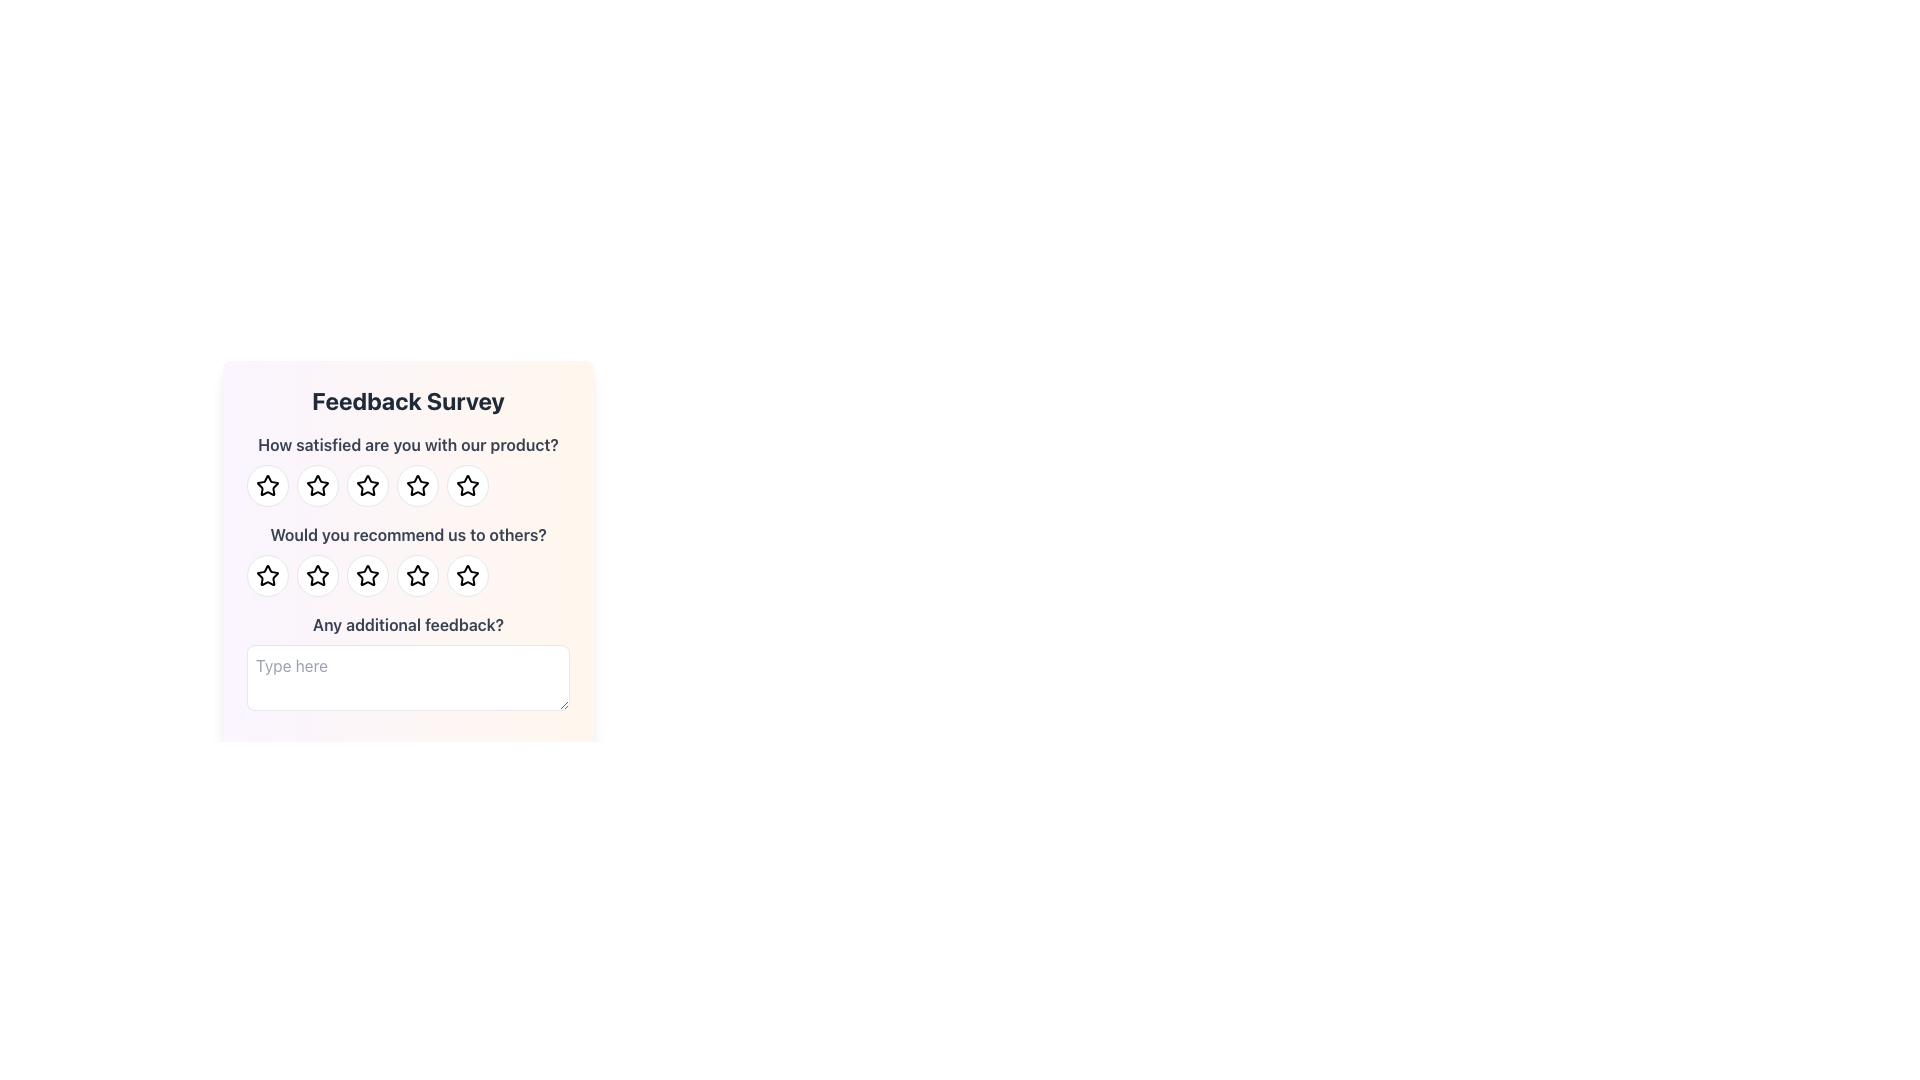  Describe the element at coordinates (368, 575) in the screenshot. I see `the filled red star button, which is the third star in the second row of the feedback survey asking 'Would you recommend us to others?'` at that location.